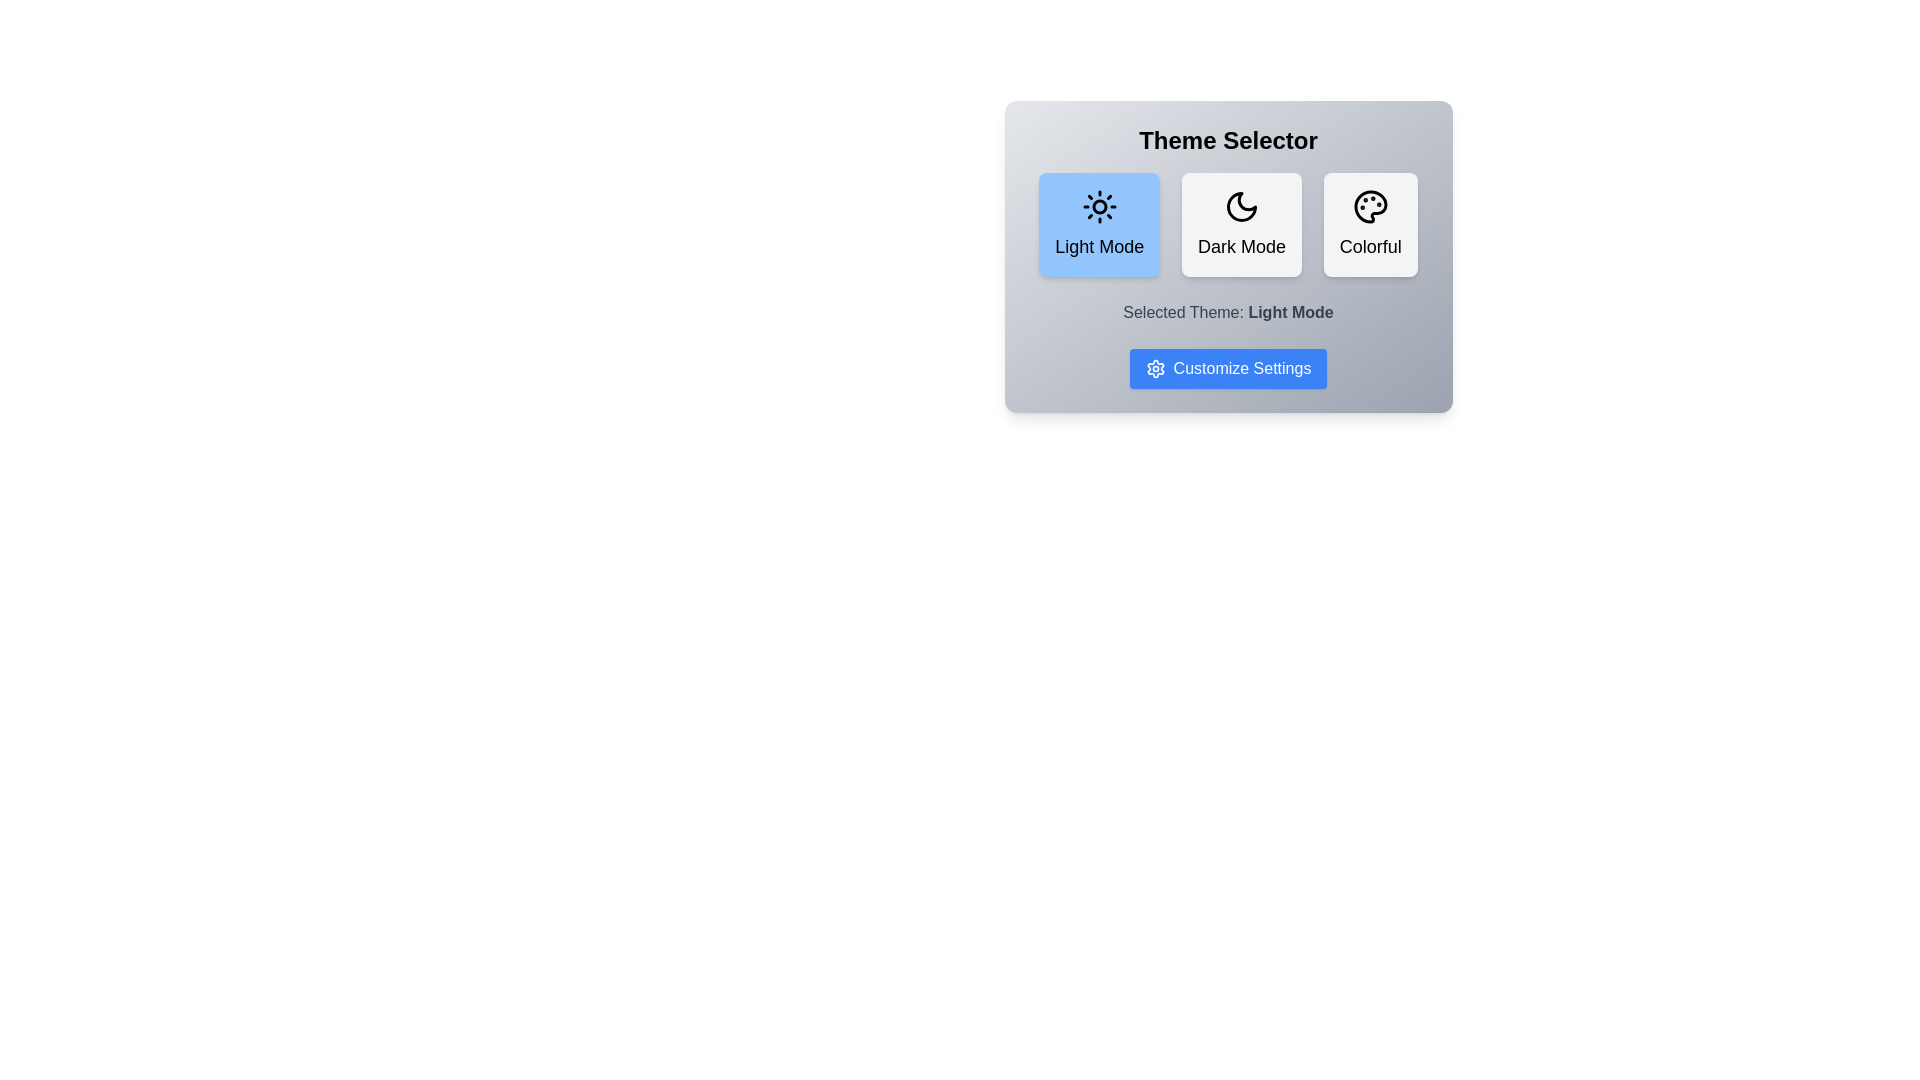 The image size is (1920, 1080). Describe the element at coordinates (1369, 224) in the screenshot. I see `the theme button to select Colorful` at that location.